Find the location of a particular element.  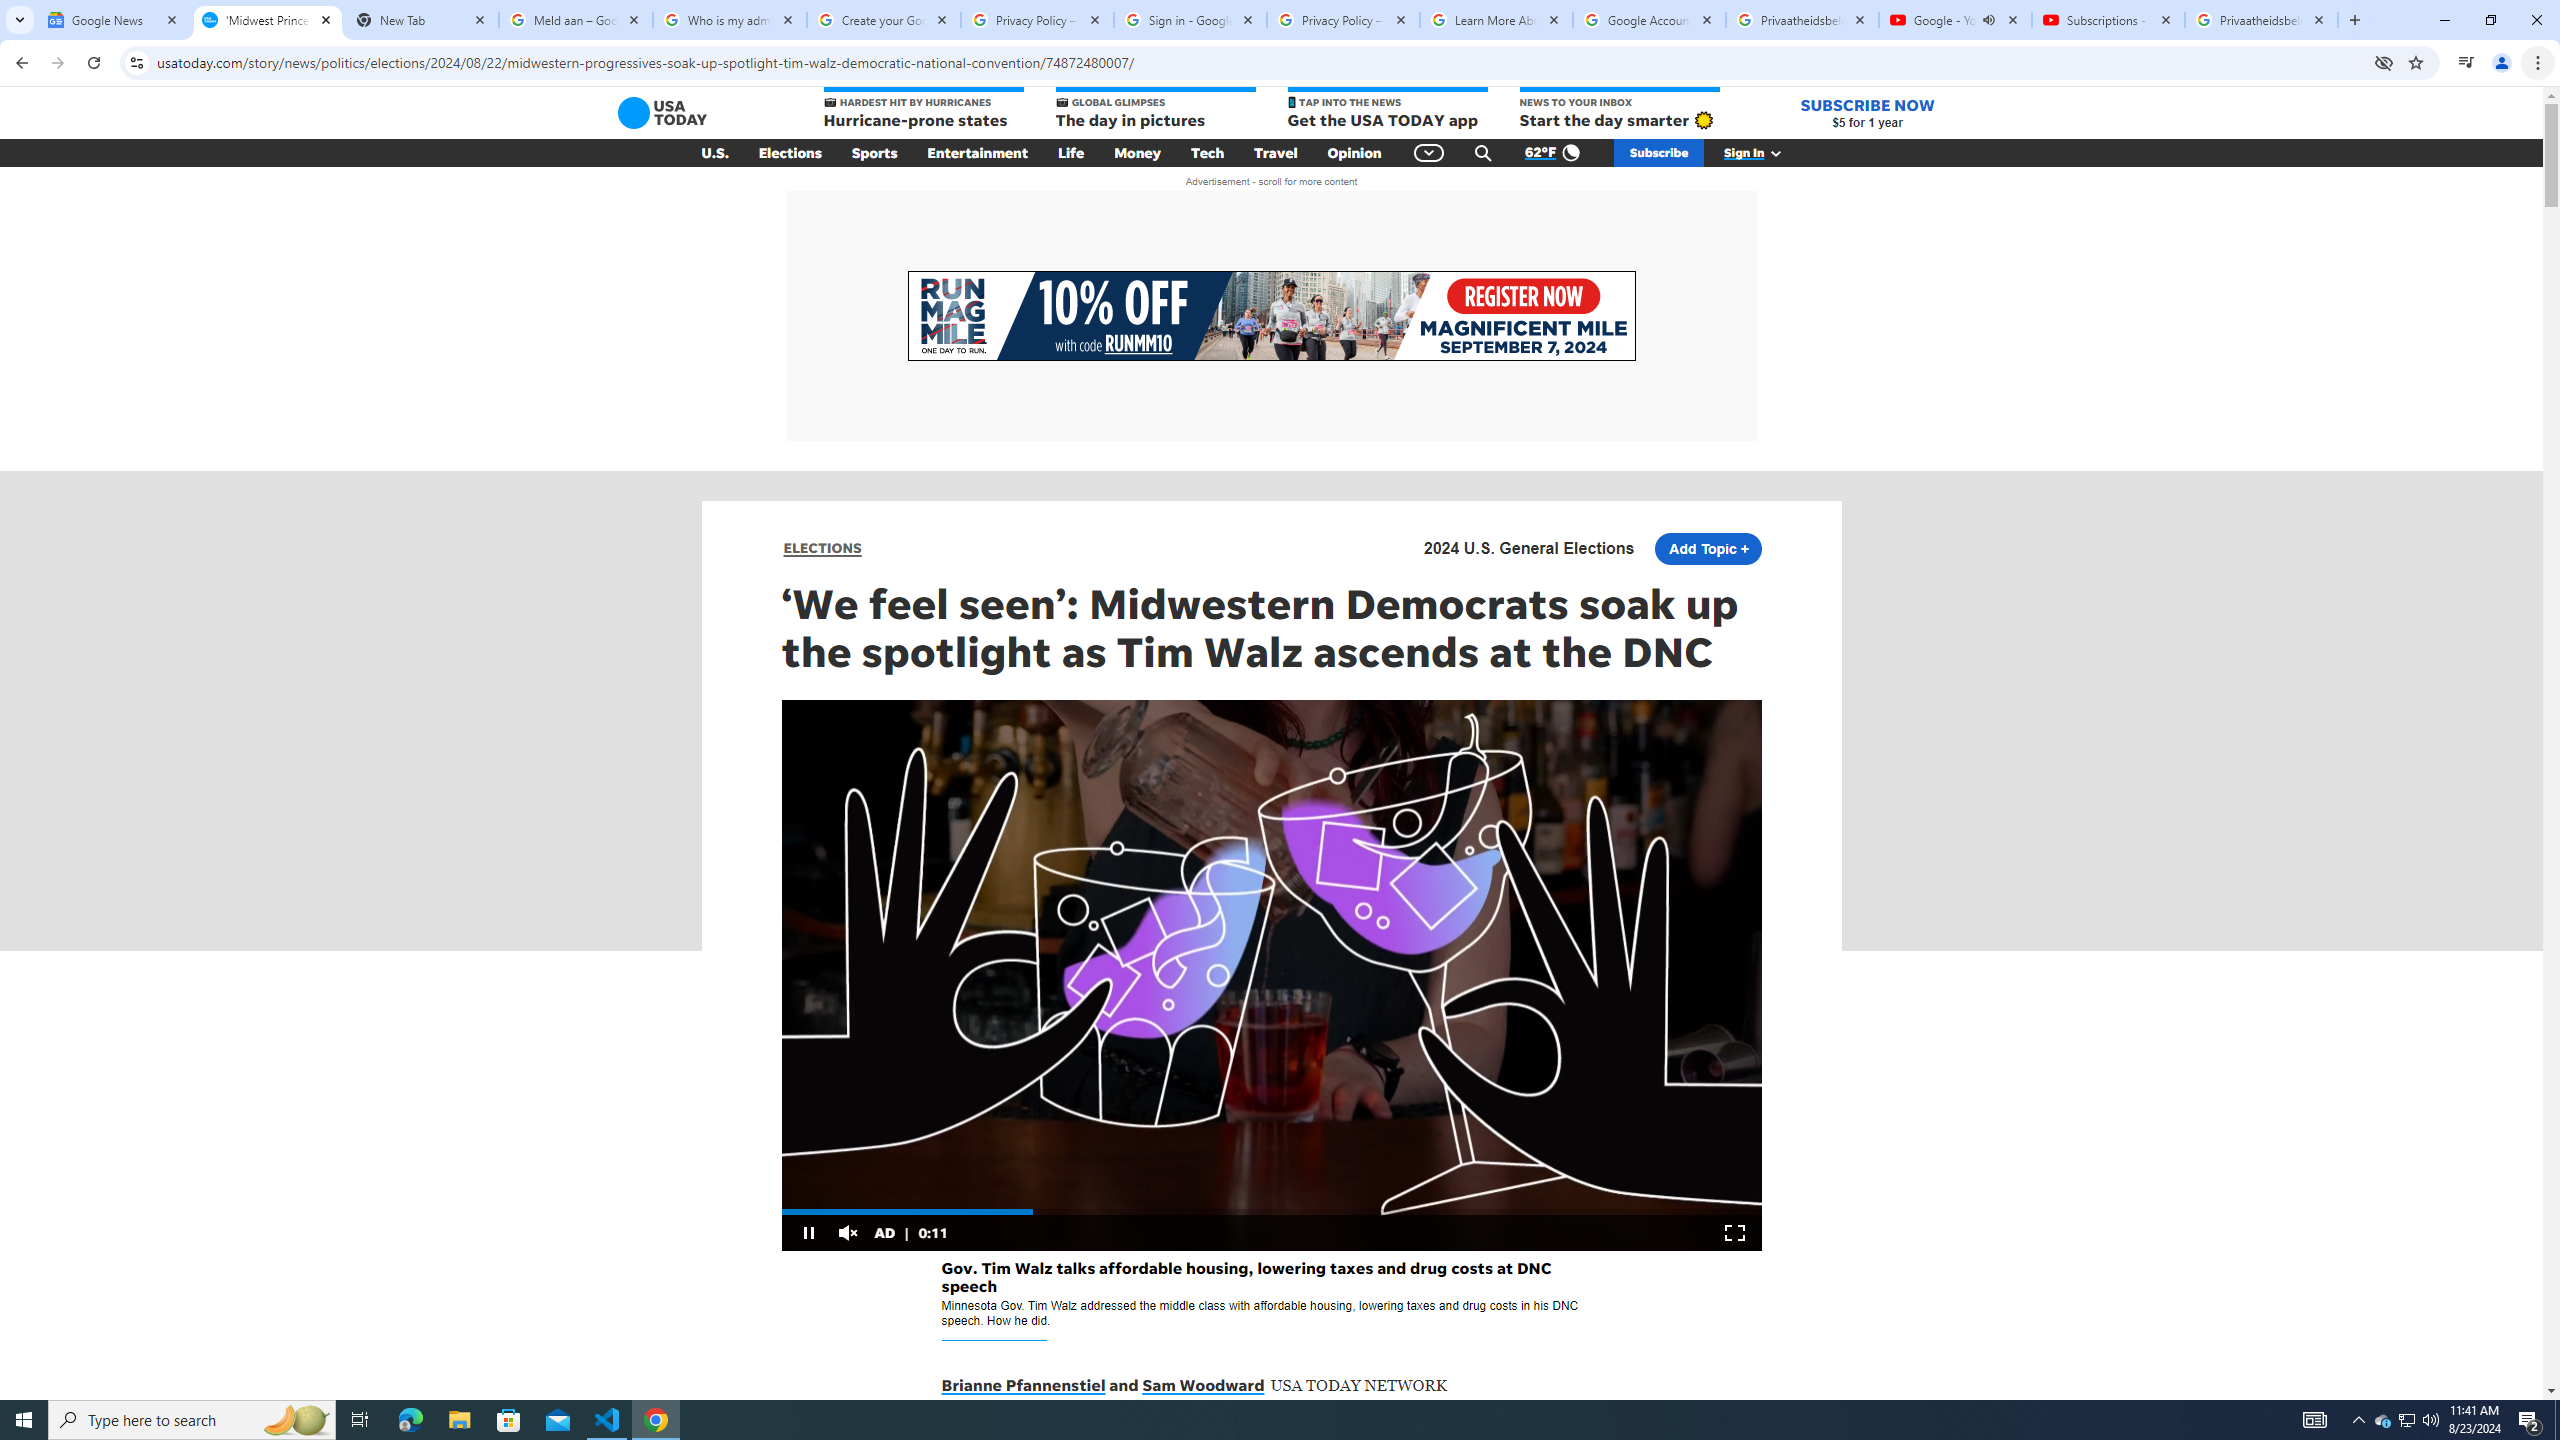

'Subscriptions - YouTube' is located at coordinates (2107, 19).